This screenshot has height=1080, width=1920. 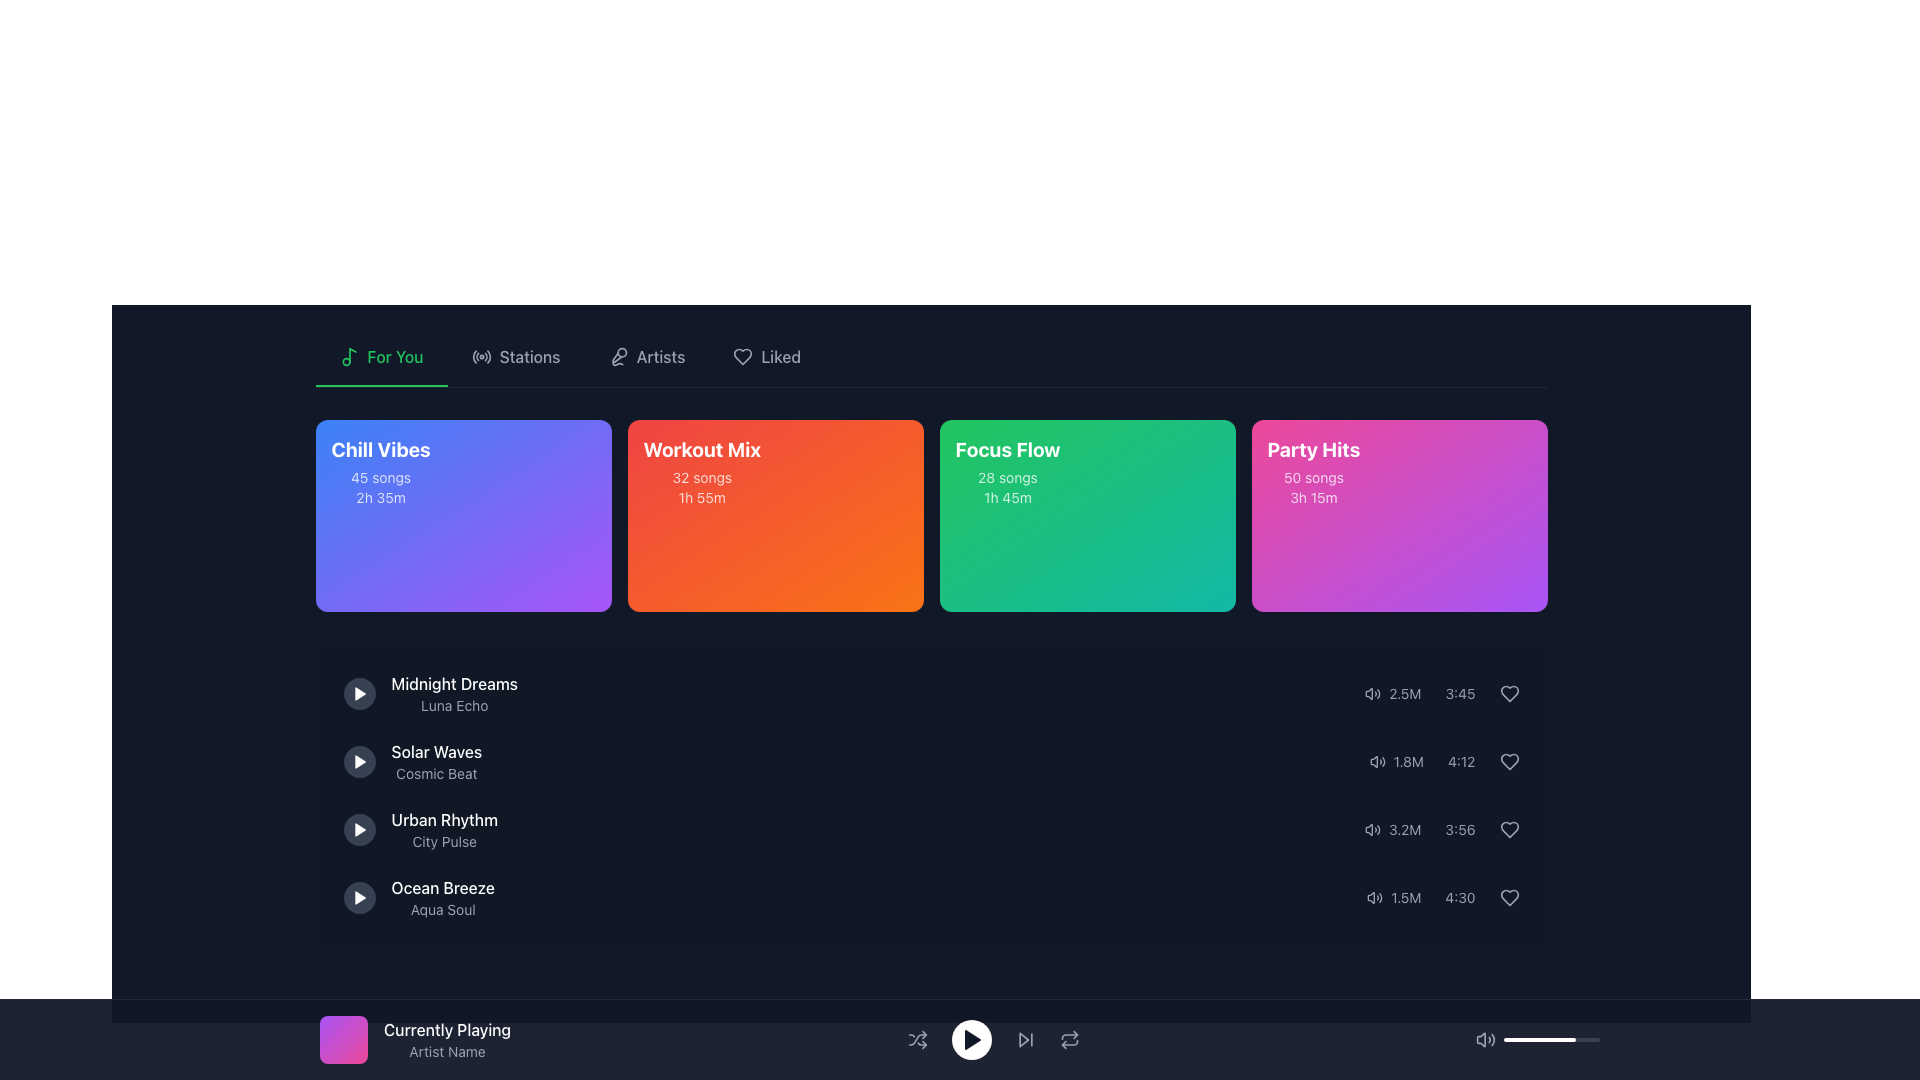 What do you see at coordinates (1509, 693) in the screenshot?
I see `the 'like' button for the song 'Party Hits' to show the context menu` at bounding box center [1509, 693].